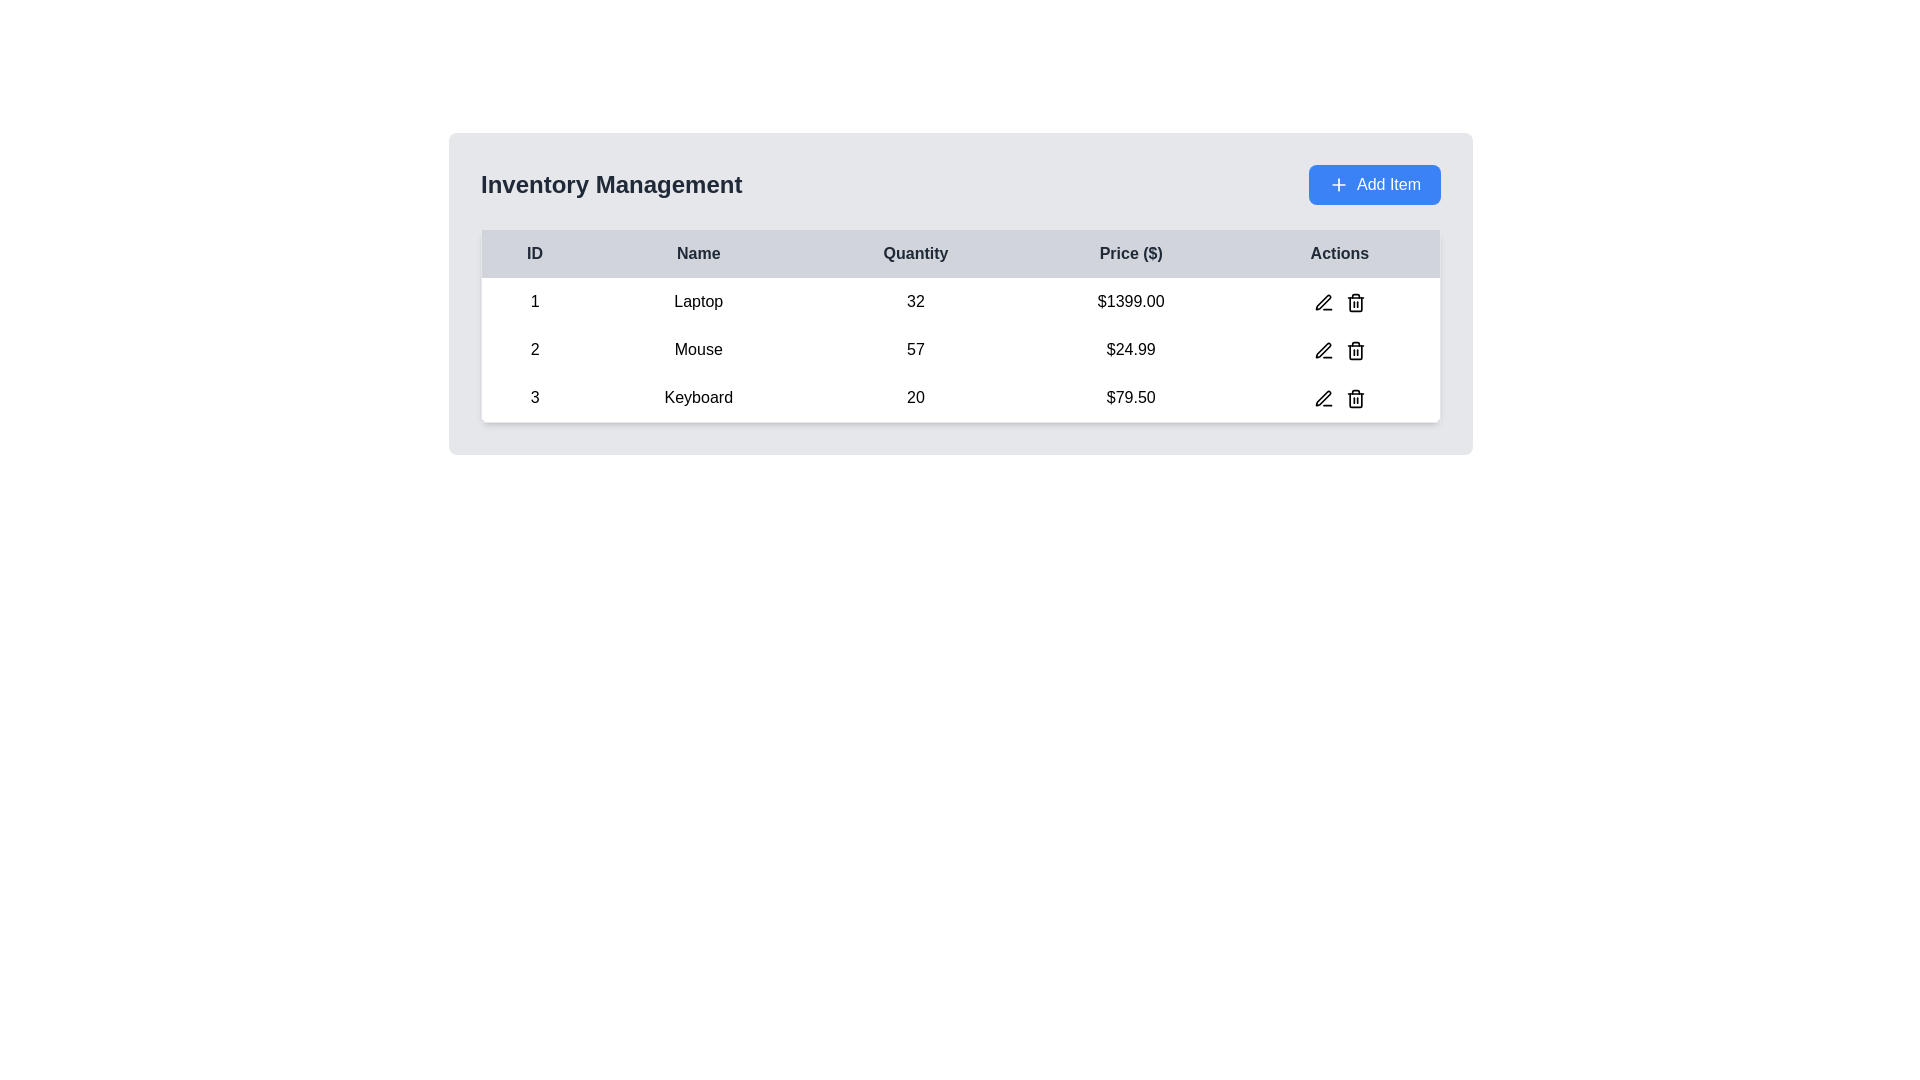 This screenshot has height=1080, width=1920. What do you see at coordinates (534, 349) in the screenshot?
I see `the bold black number '2' in the first column of the structured table under the 'ID' header, located in the second row, immediately above '3' and below '1'` at bounding box center [534, 349].